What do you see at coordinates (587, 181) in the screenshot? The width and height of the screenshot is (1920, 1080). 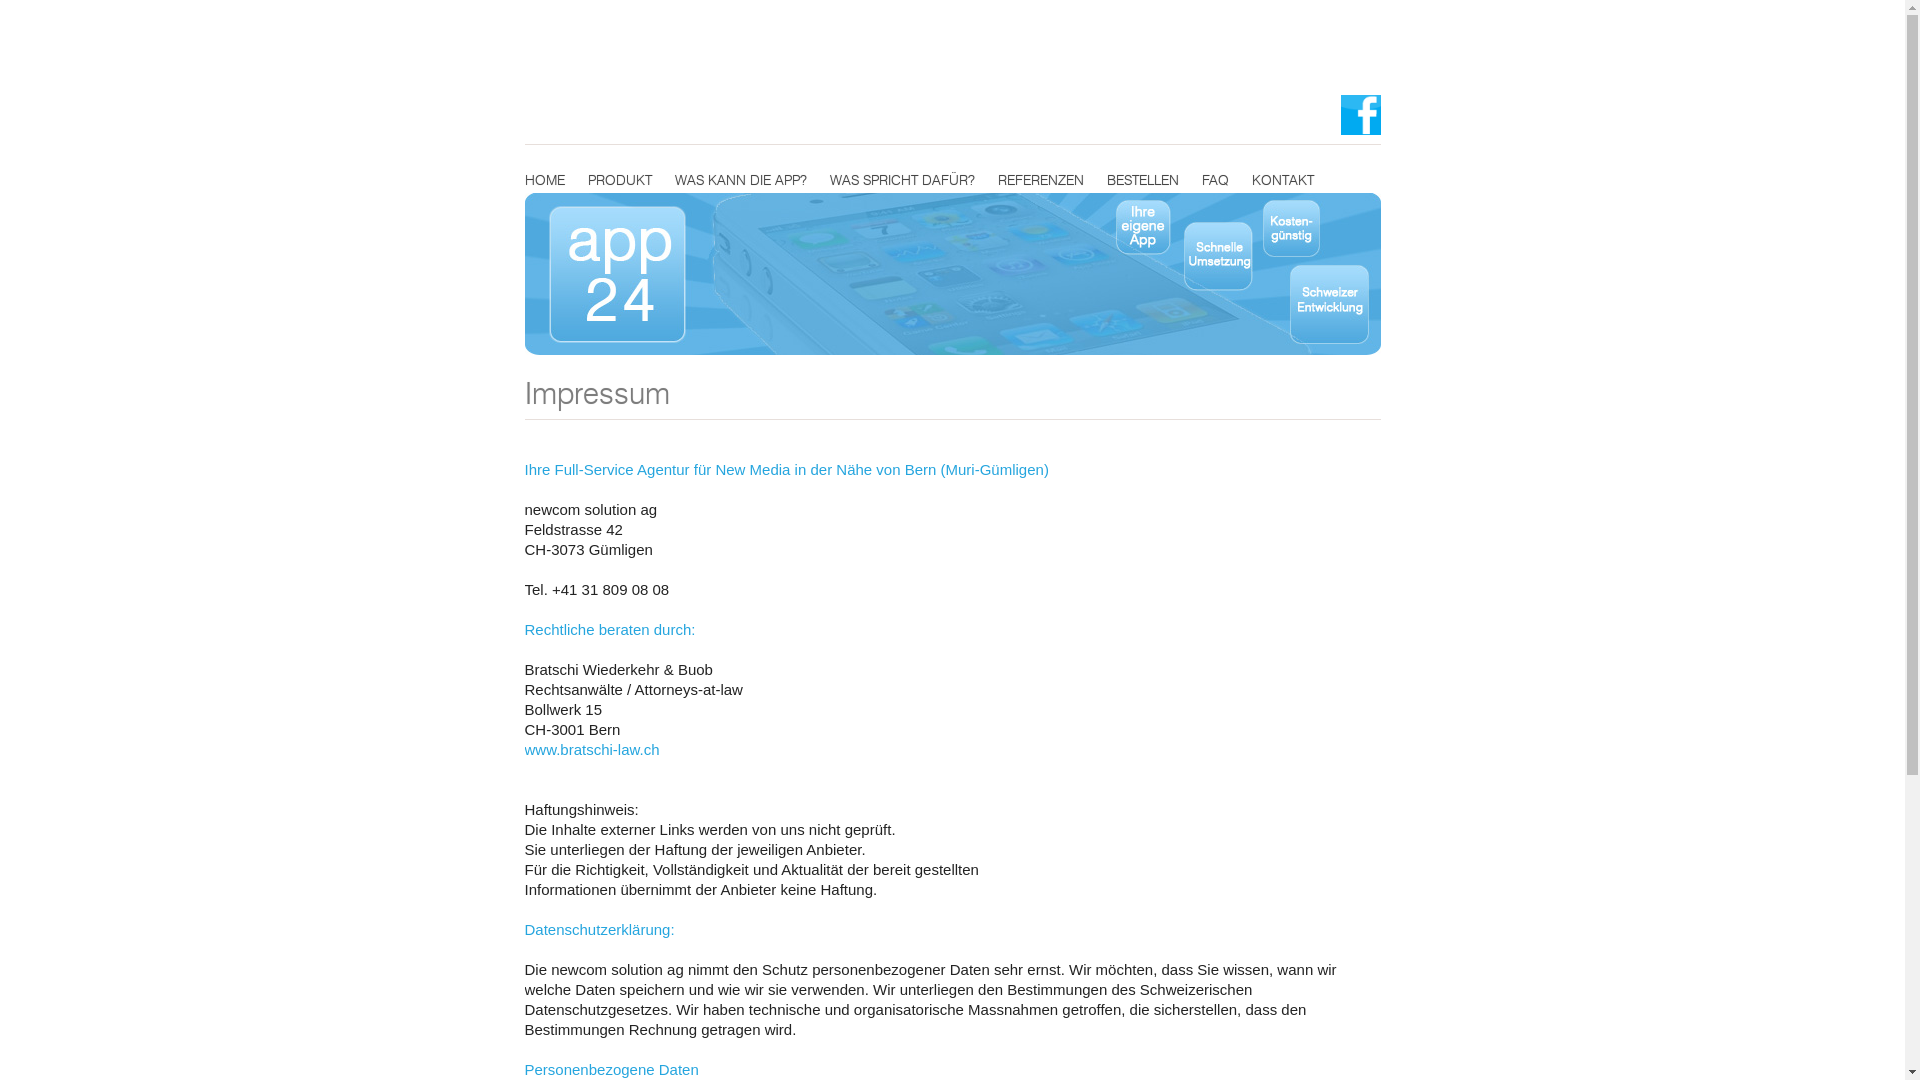 I see `'PRODUKT'` at bounding box center [587, 181].